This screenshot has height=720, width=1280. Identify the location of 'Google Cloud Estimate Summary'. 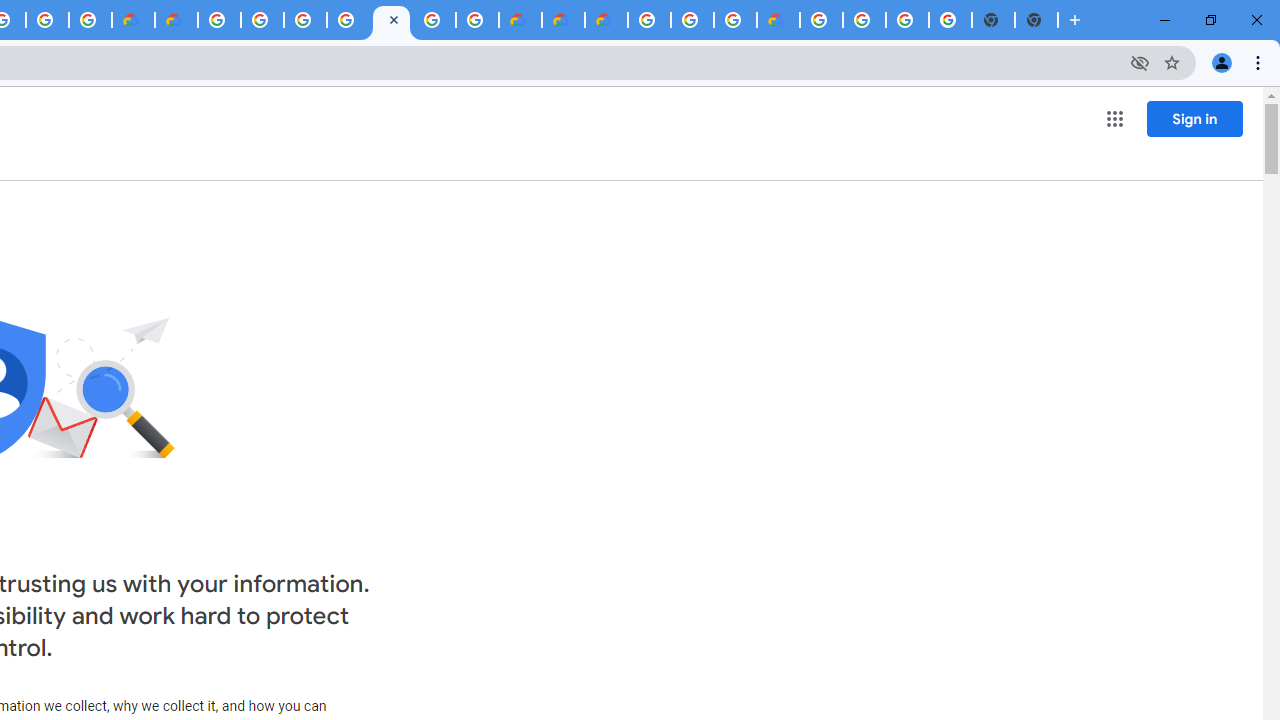
(605, 20).